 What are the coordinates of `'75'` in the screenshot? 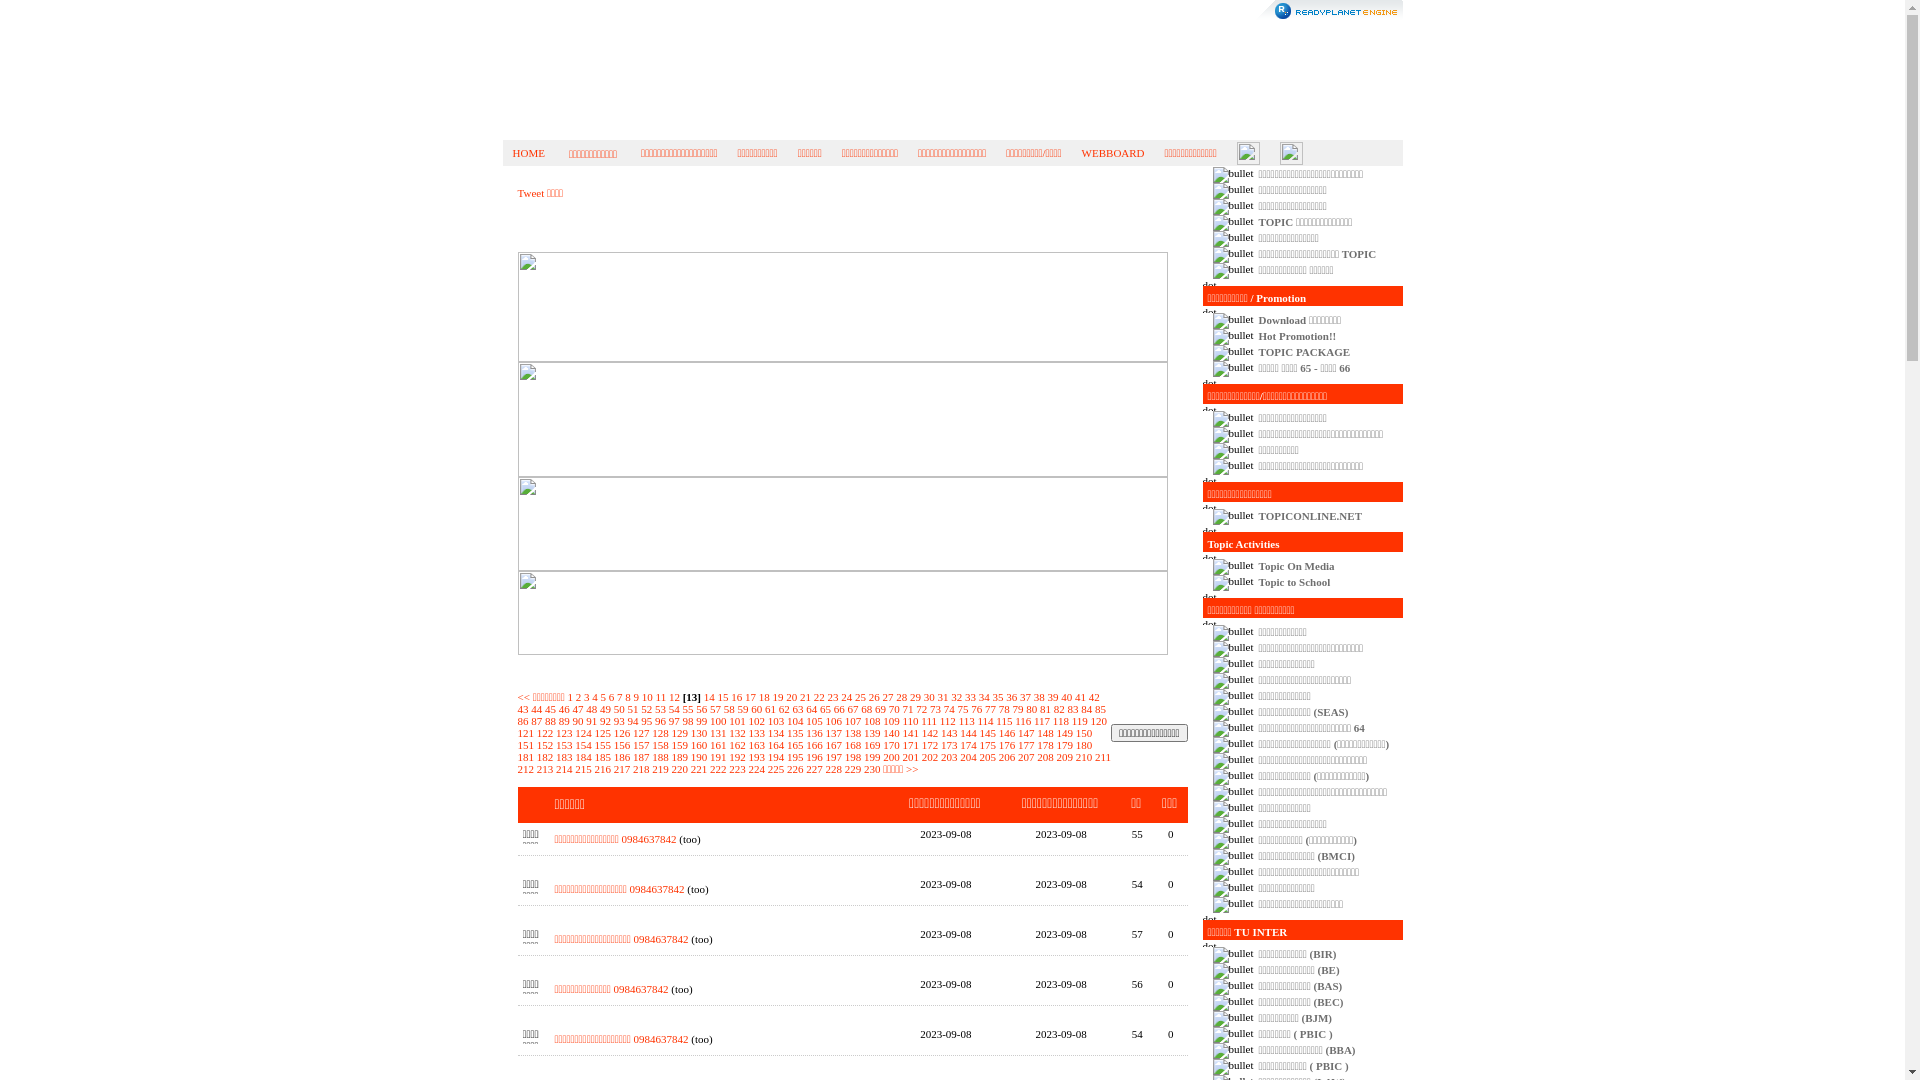 It's located at (963, 708).